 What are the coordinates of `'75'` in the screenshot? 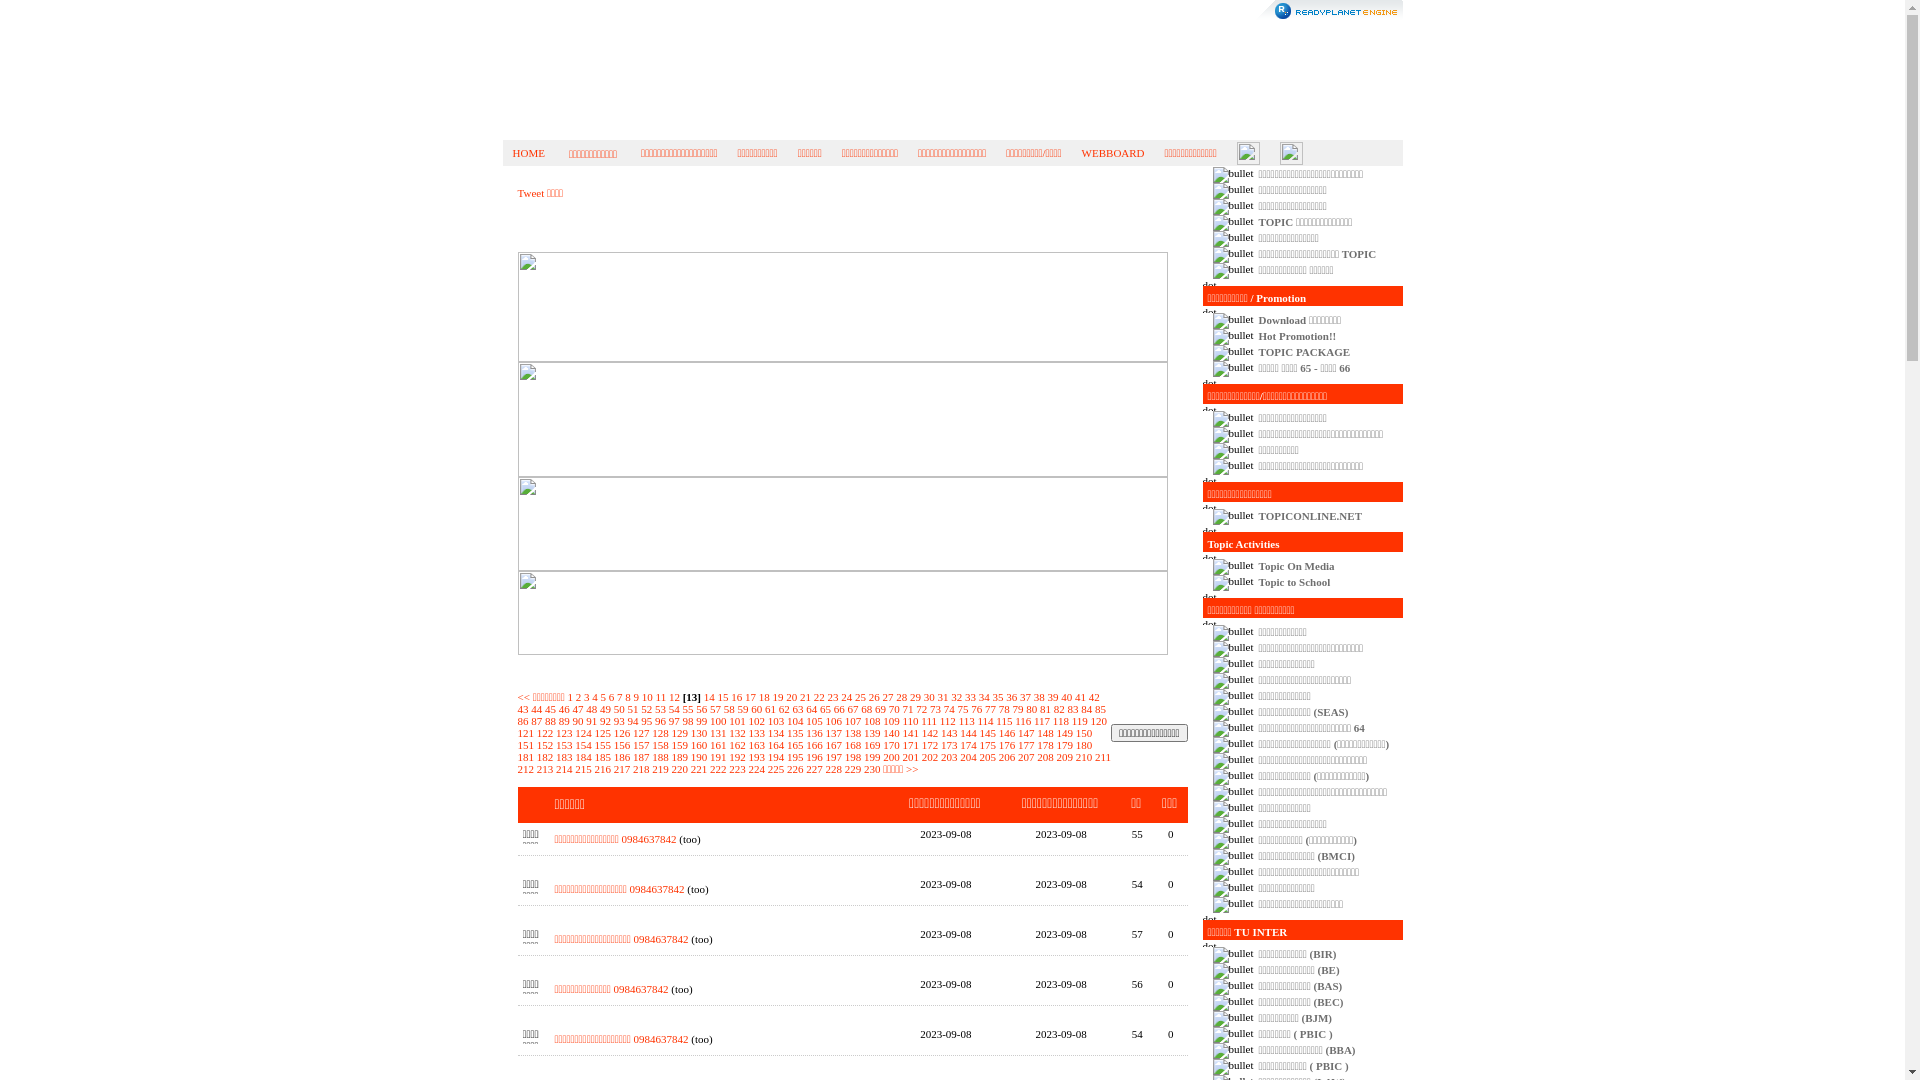 It's located at (963, 708).